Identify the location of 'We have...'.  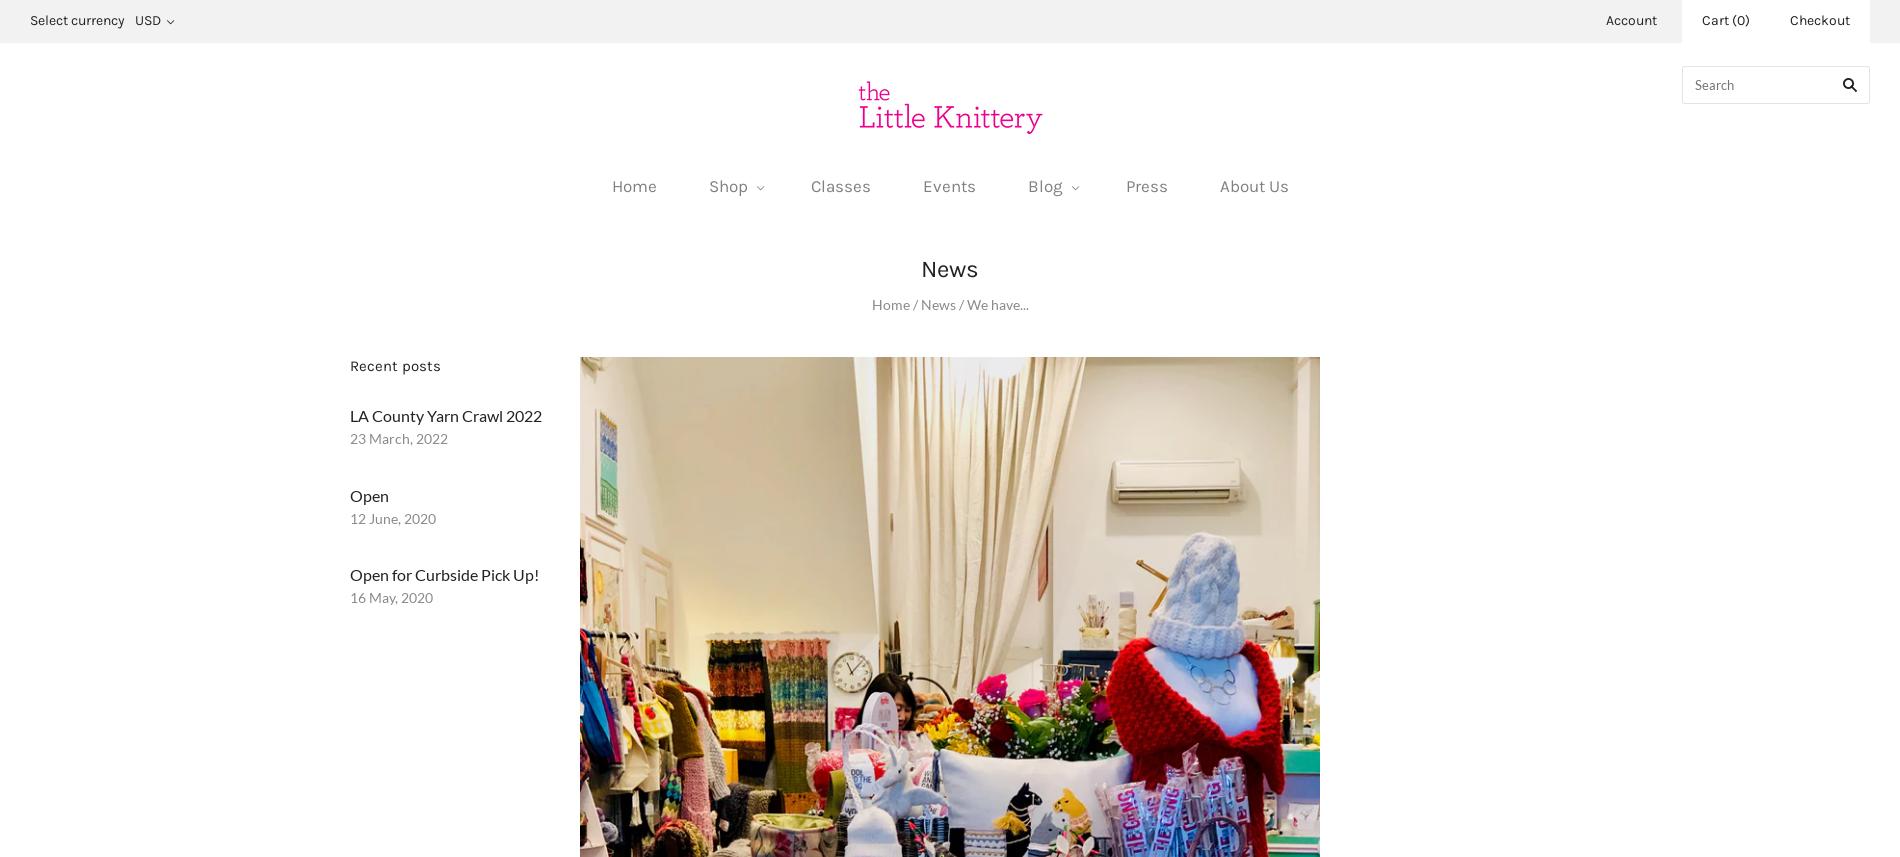
(965, 303).